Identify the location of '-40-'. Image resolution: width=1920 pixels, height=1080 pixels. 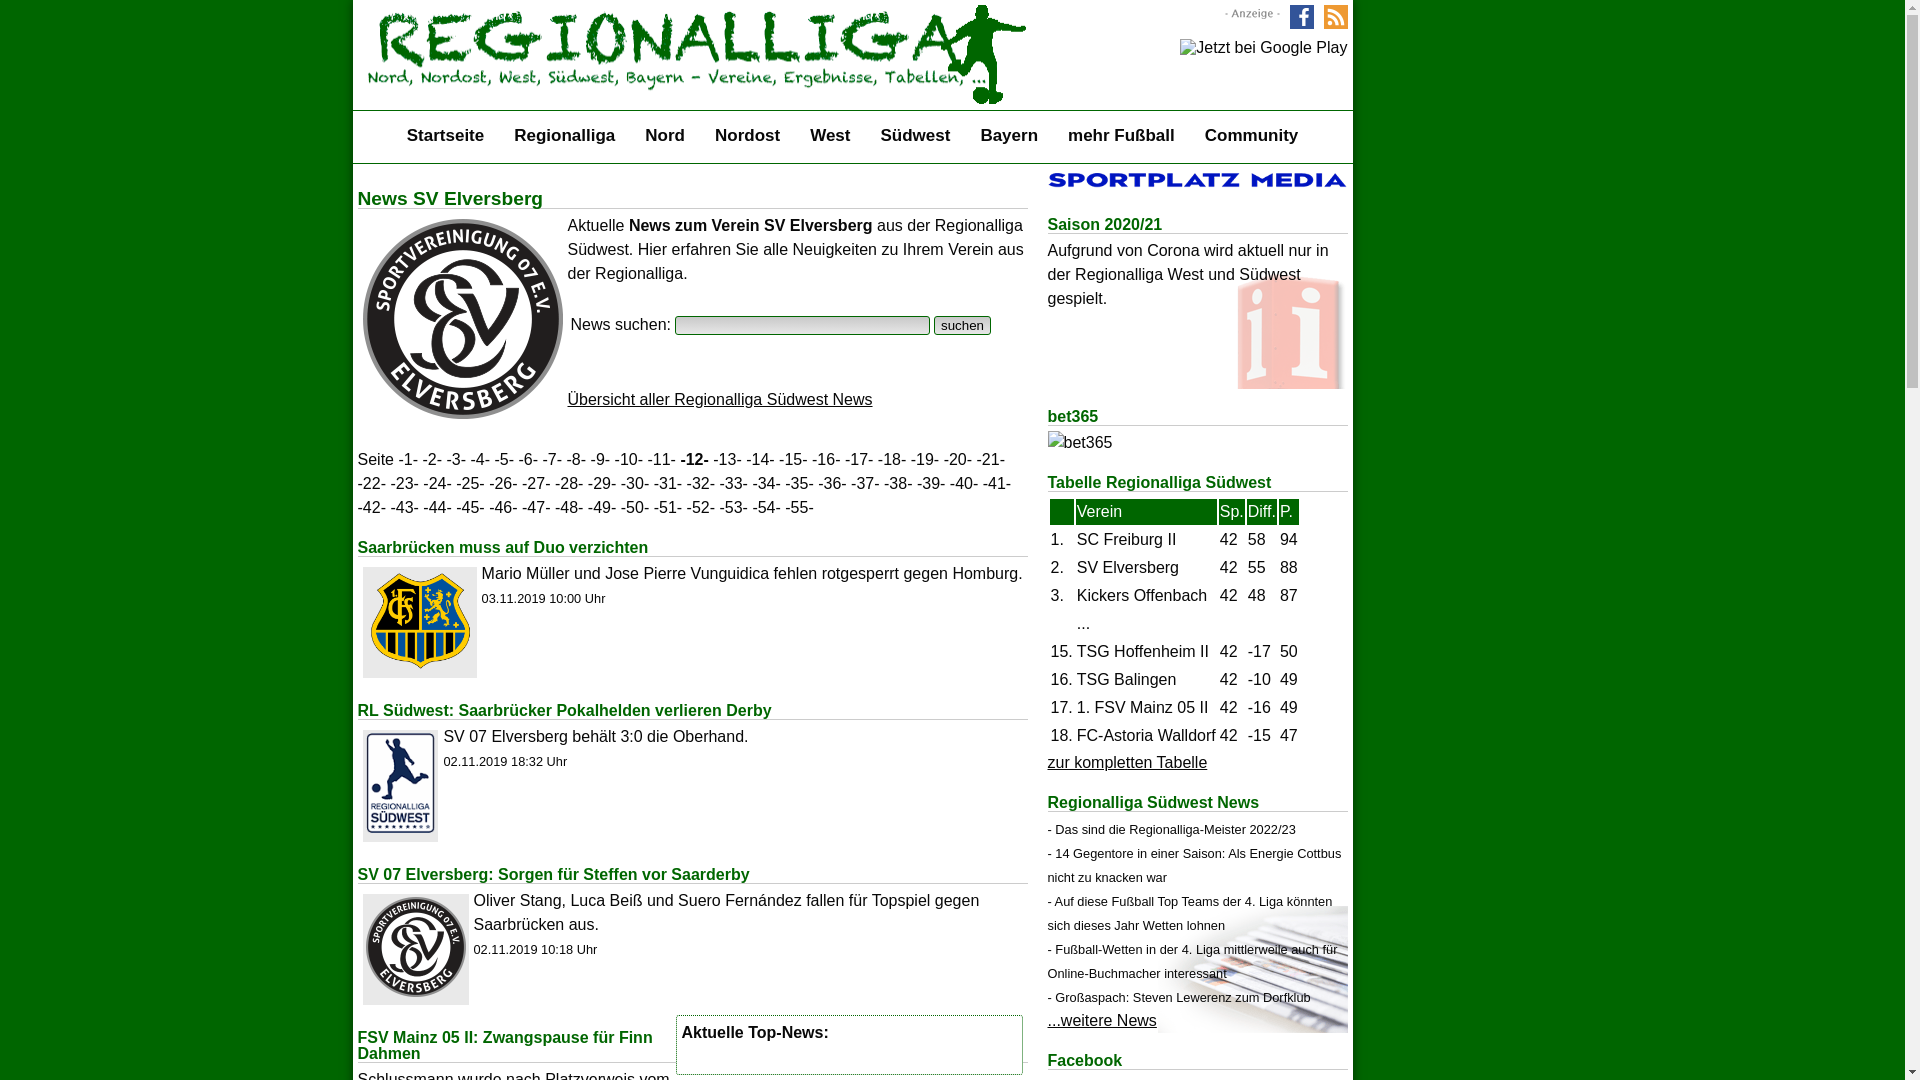
(949, 483).